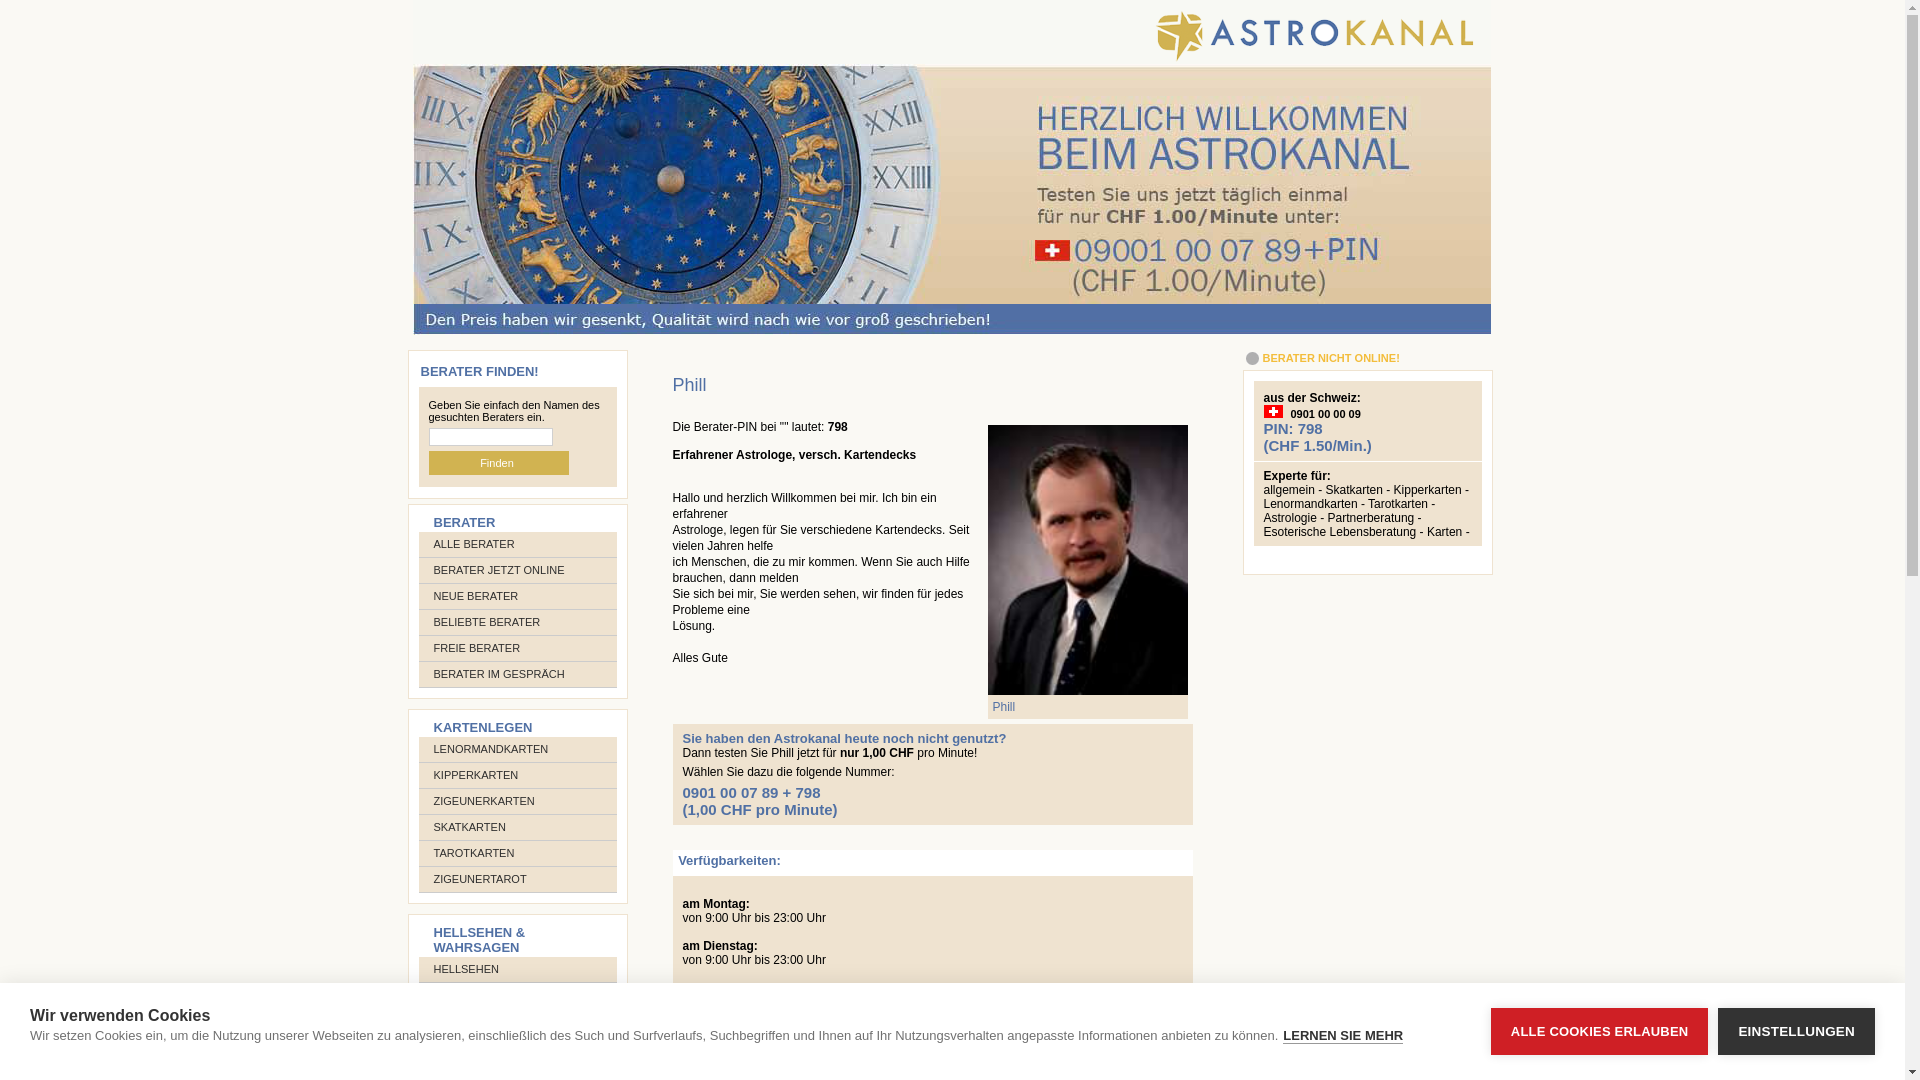  What do you see at coordinates (469, 826) in the screenshot?
I see `'SKATKARTEN'` at bounding box center [469, 826].